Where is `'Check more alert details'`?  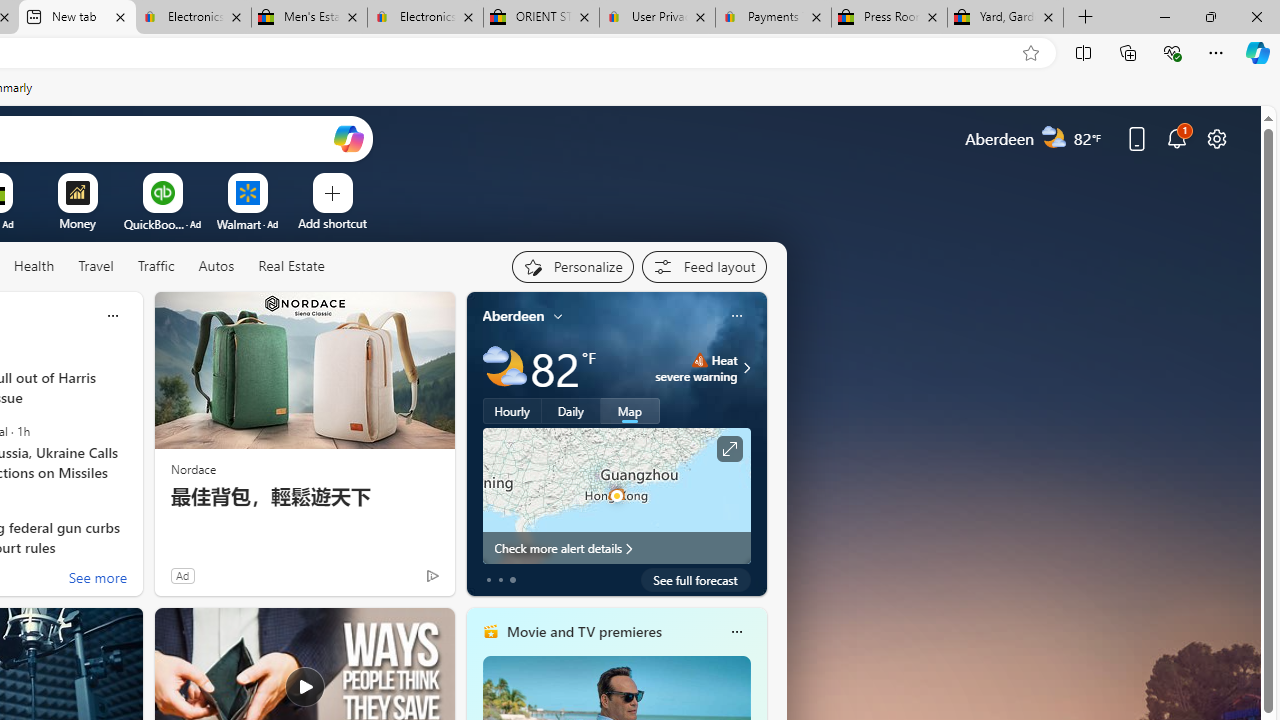 'Check more alert details' is located at coordinates (615, 547).